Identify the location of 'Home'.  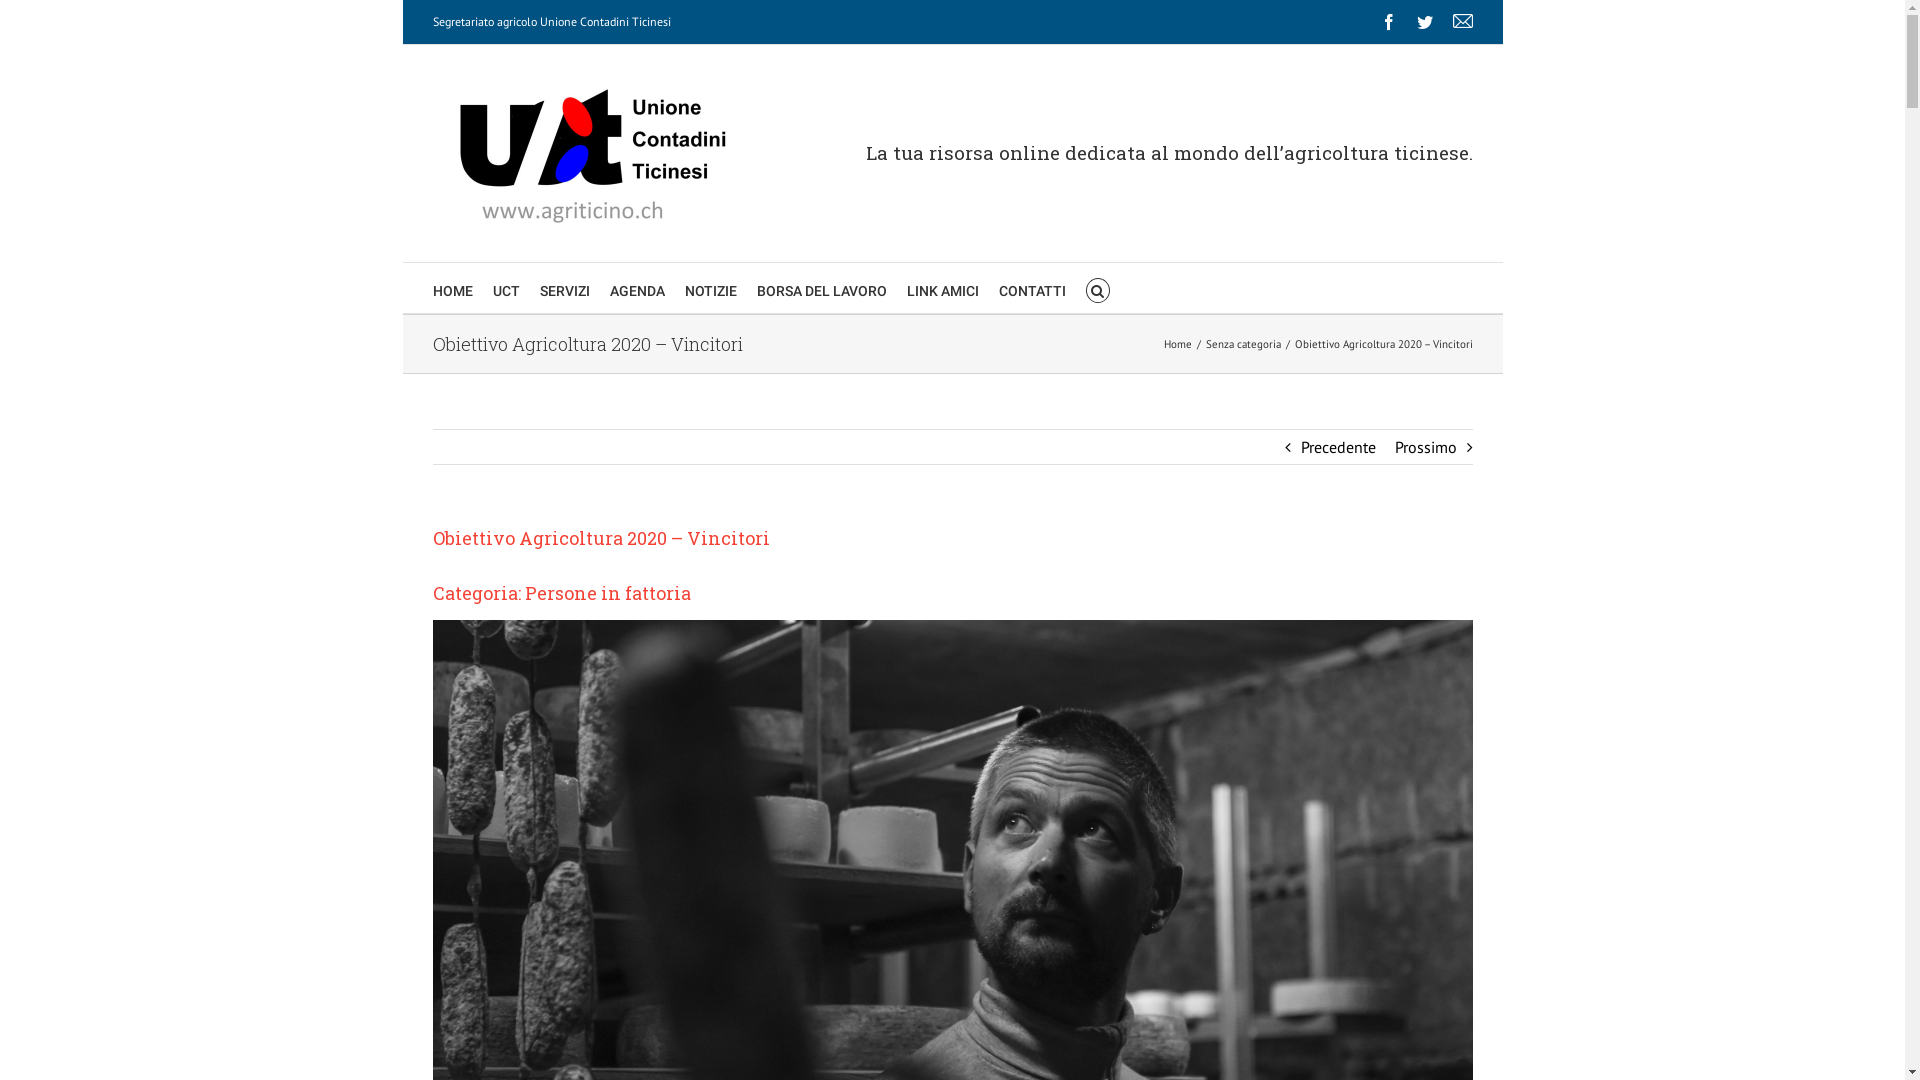
(1177, 342).